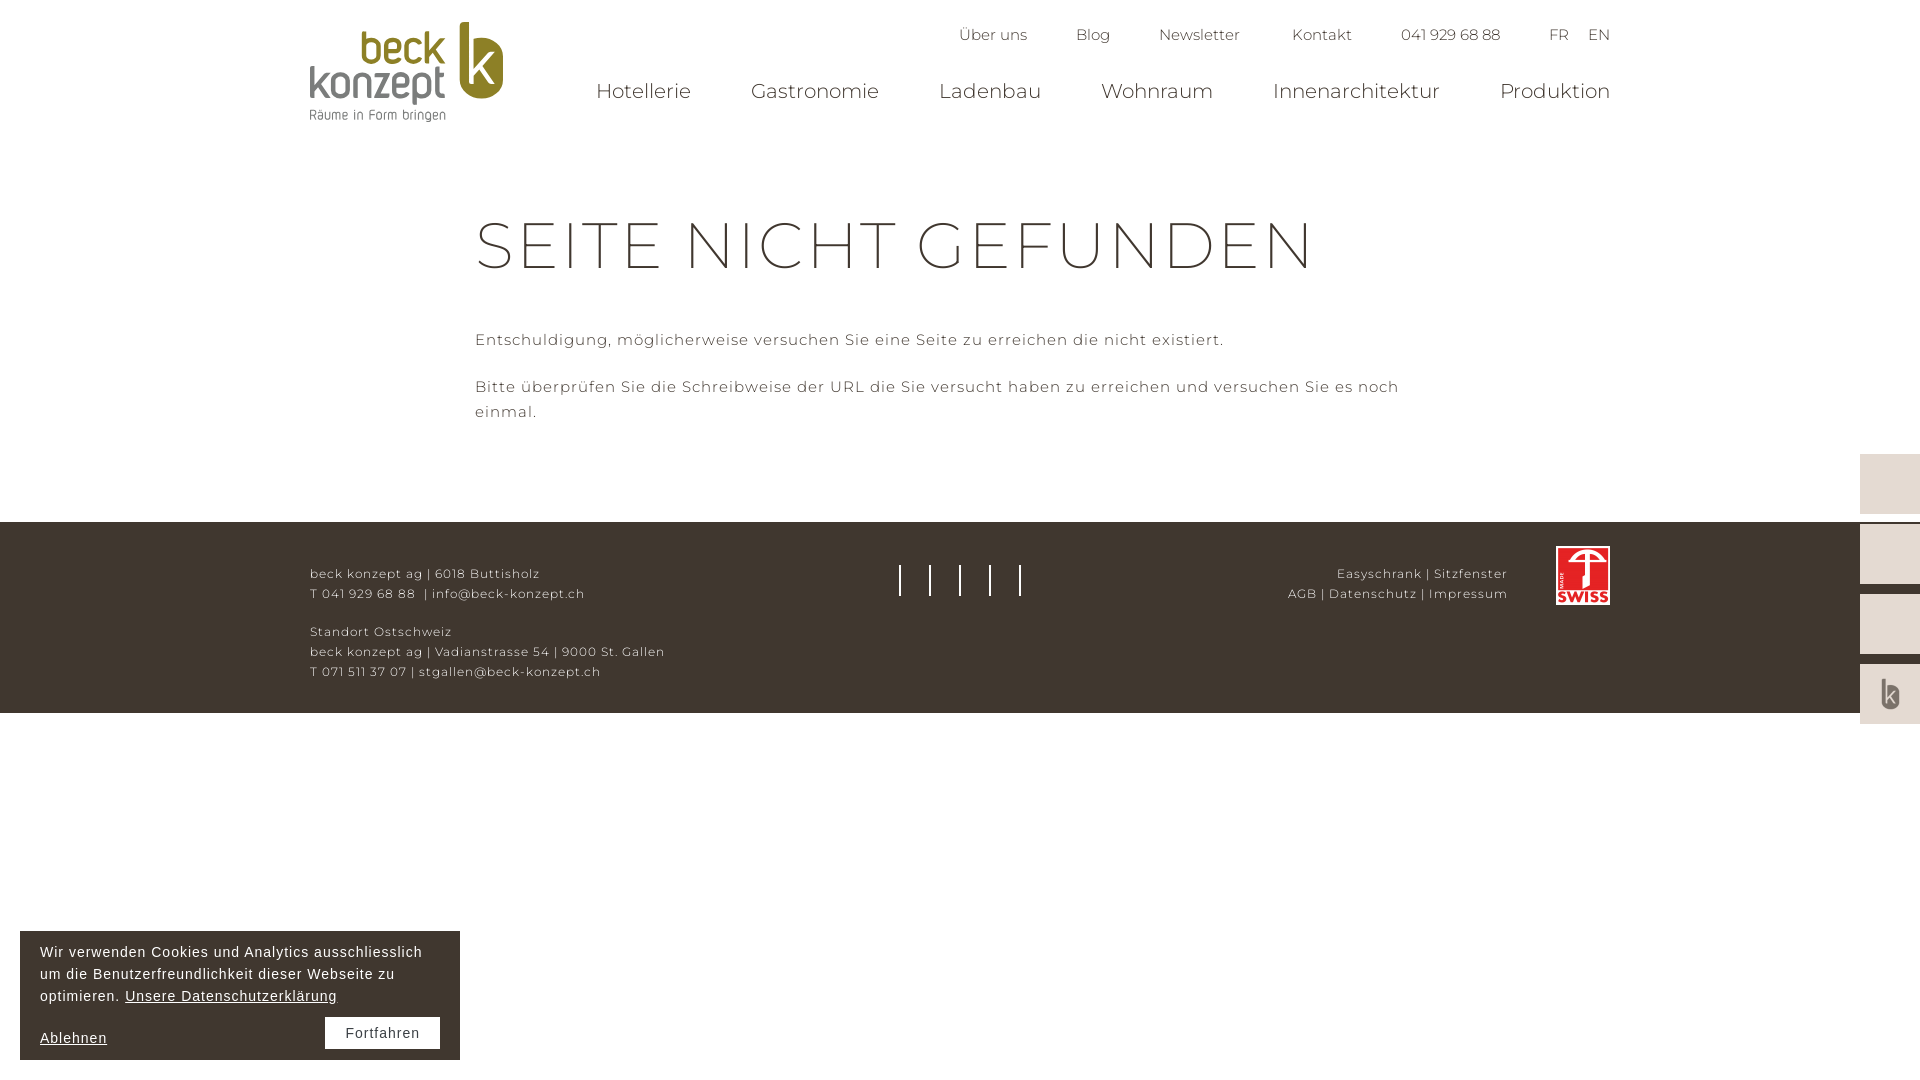  I want to click on 'Blog', so click(1092, 34).